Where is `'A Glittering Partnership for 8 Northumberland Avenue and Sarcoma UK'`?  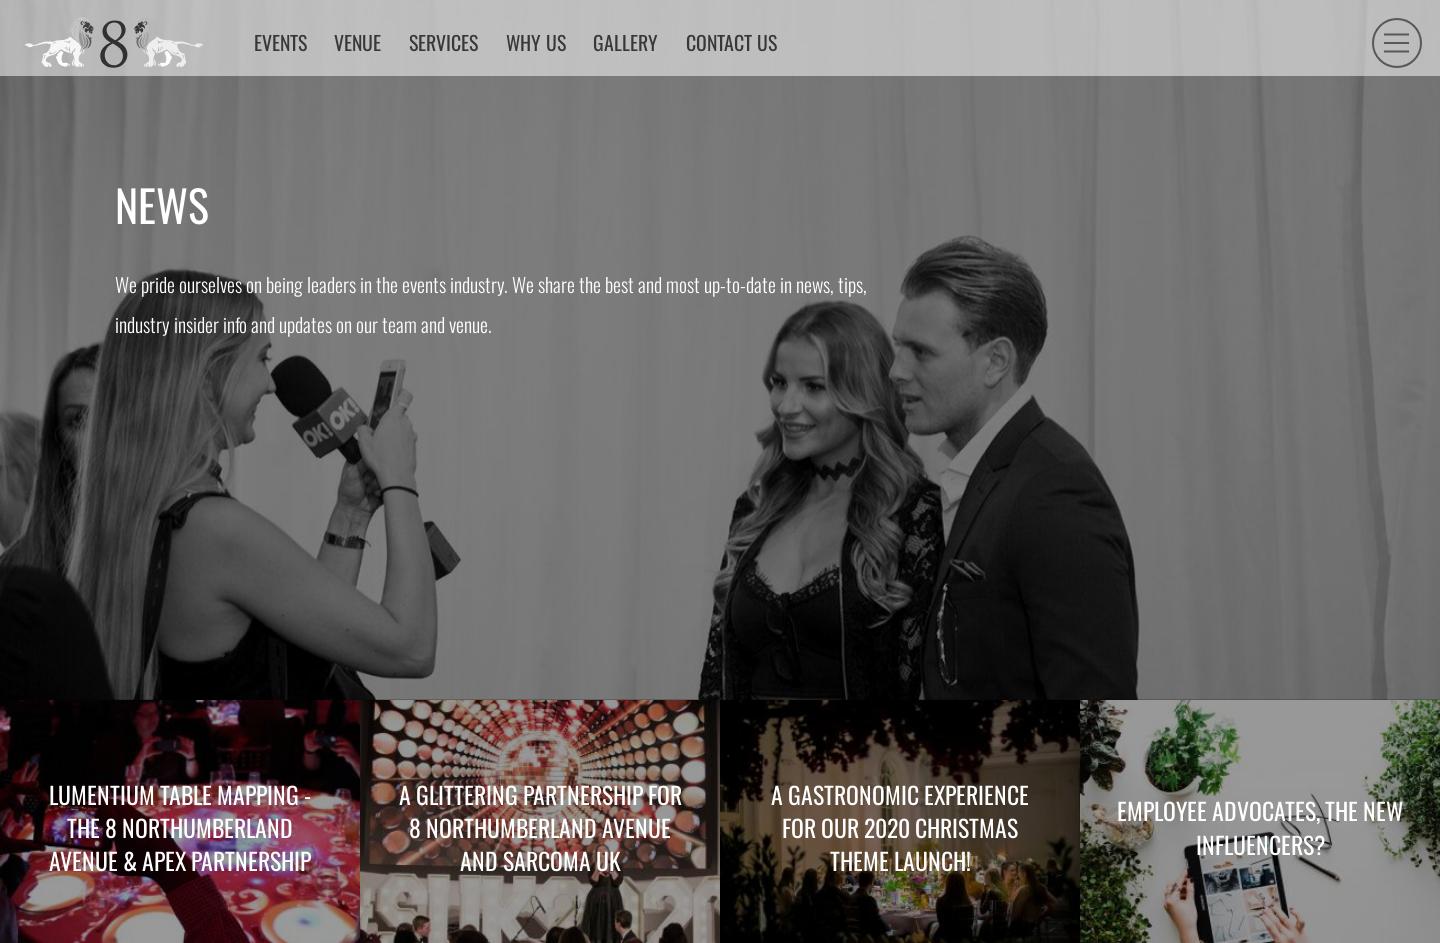 'A Glittering Partnership for 8 Northumberland Avenue and Sarcoma UK' is located at coordinates (538, 826).